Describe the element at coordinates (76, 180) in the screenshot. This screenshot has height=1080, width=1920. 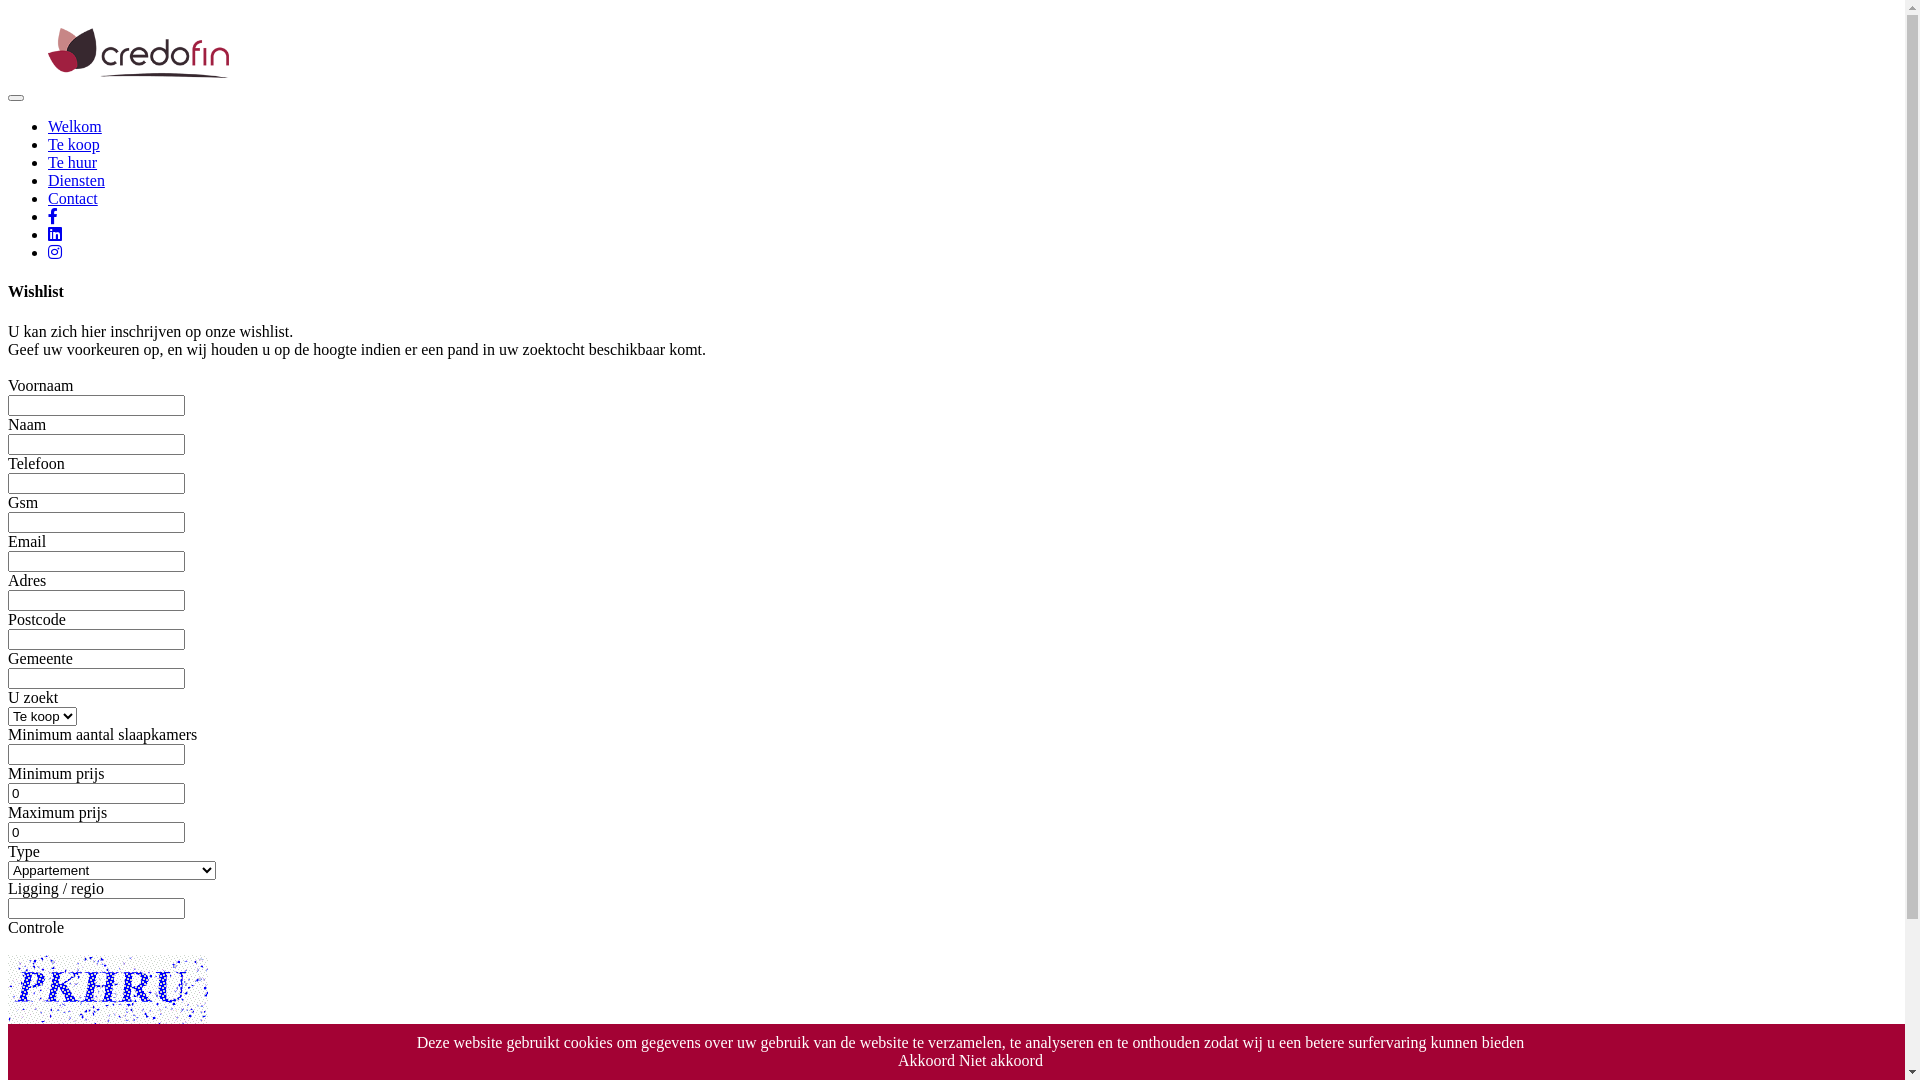
I see `'Diensten'` at that location.